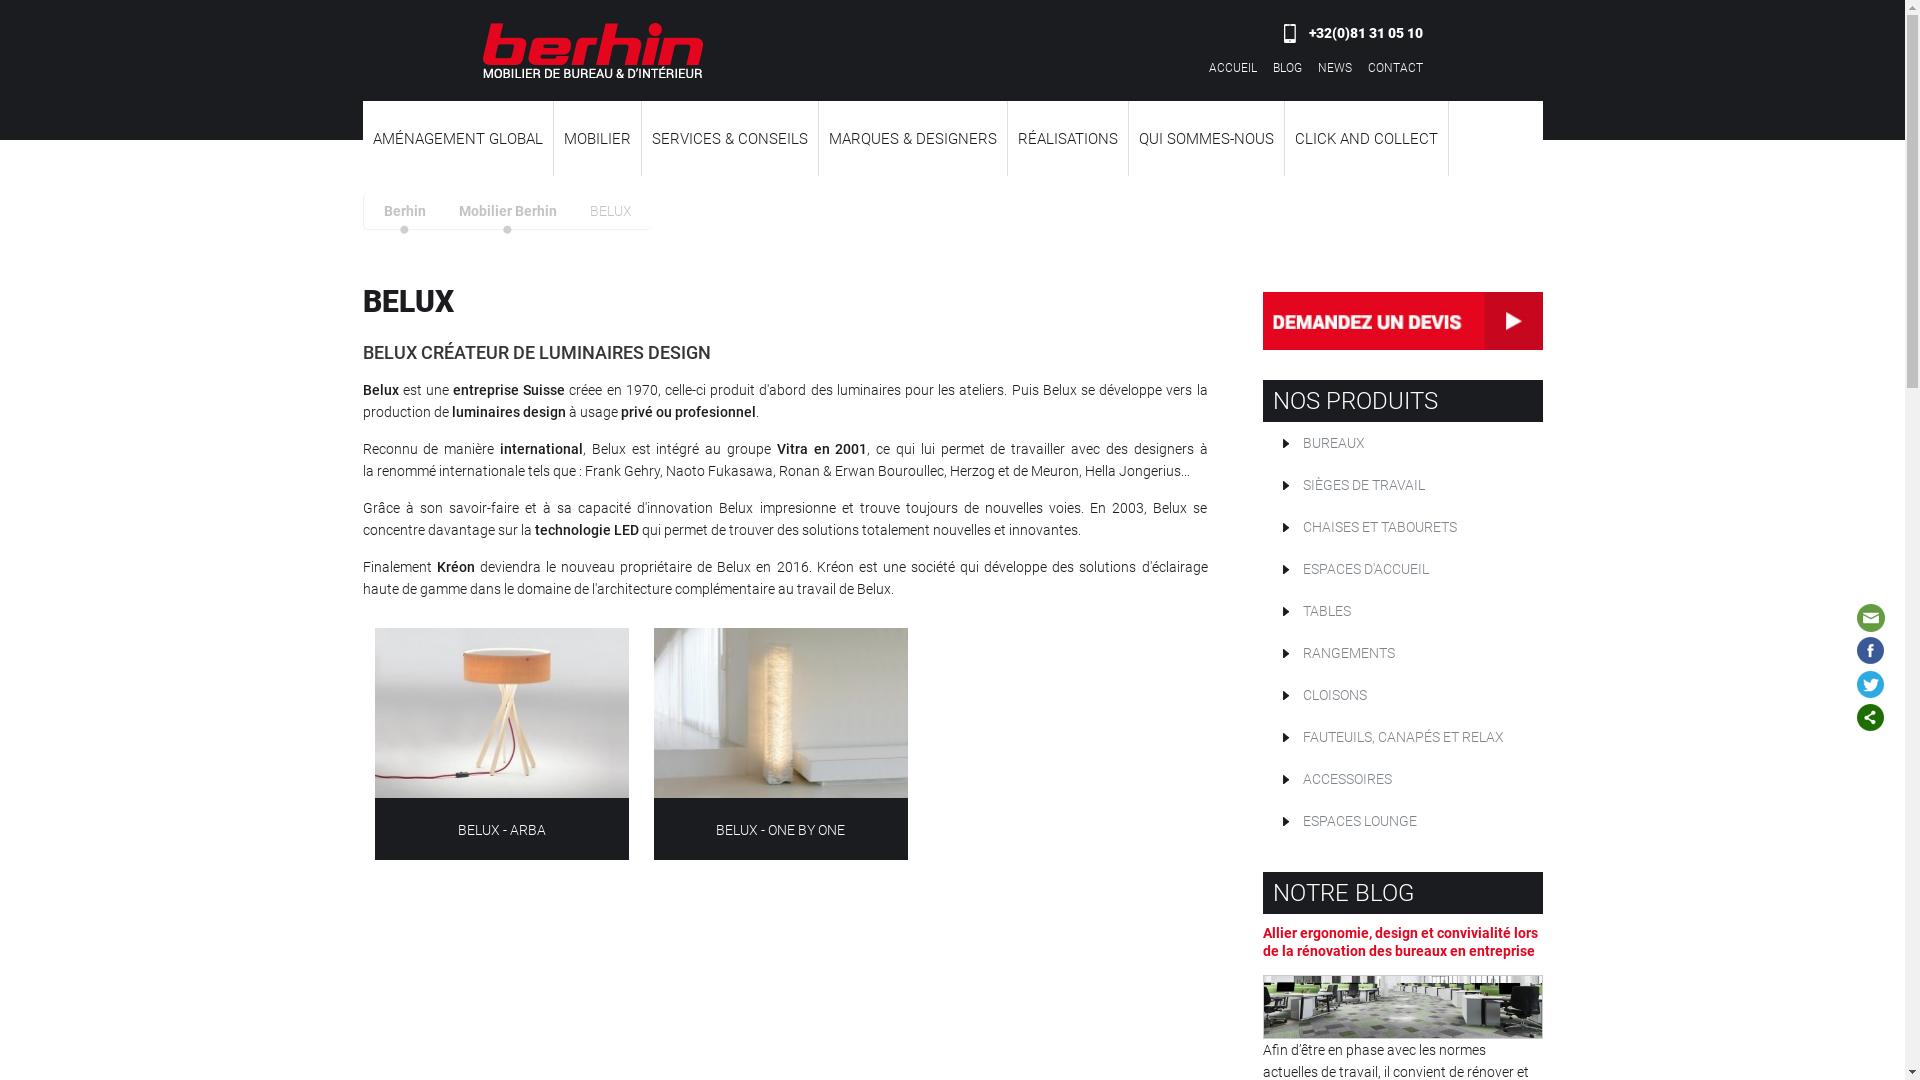 This screenshot has width=1920, height=1080. I want to click on 'ESPACES D'ACCUEIL', so click(1261, 569).